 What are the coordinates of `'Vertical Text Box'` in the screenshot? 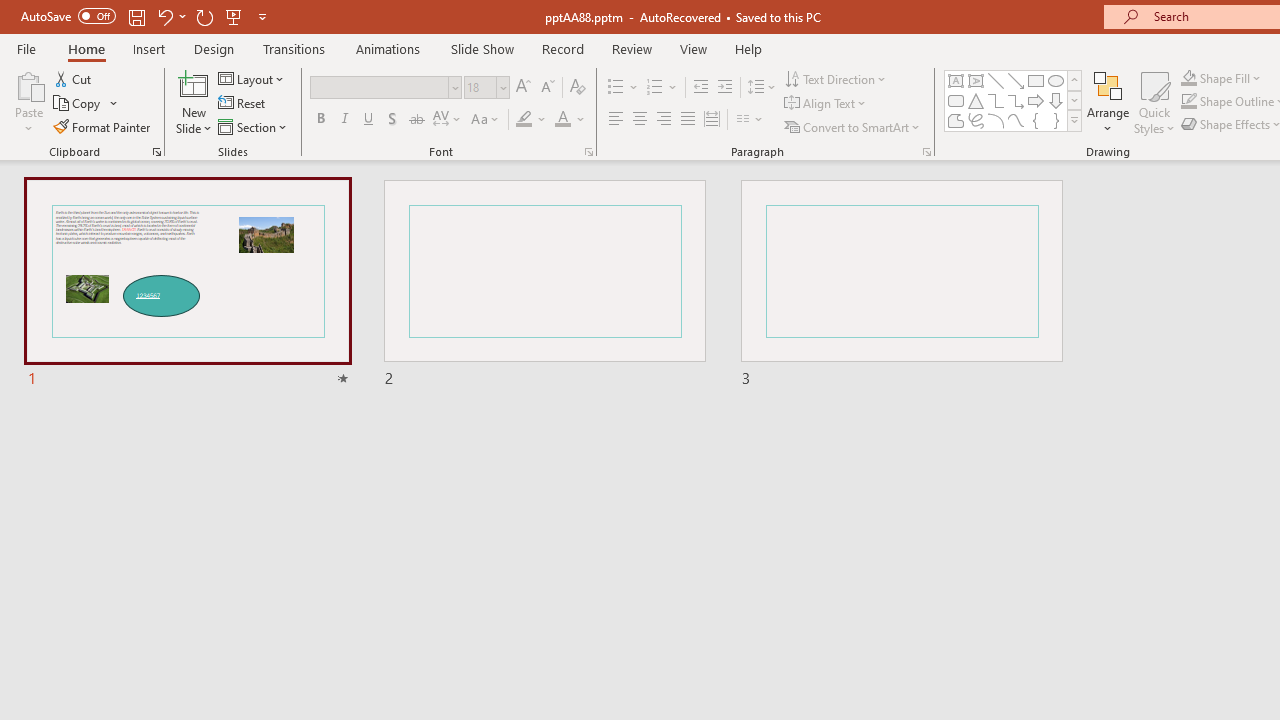 It's located at (976, 80).